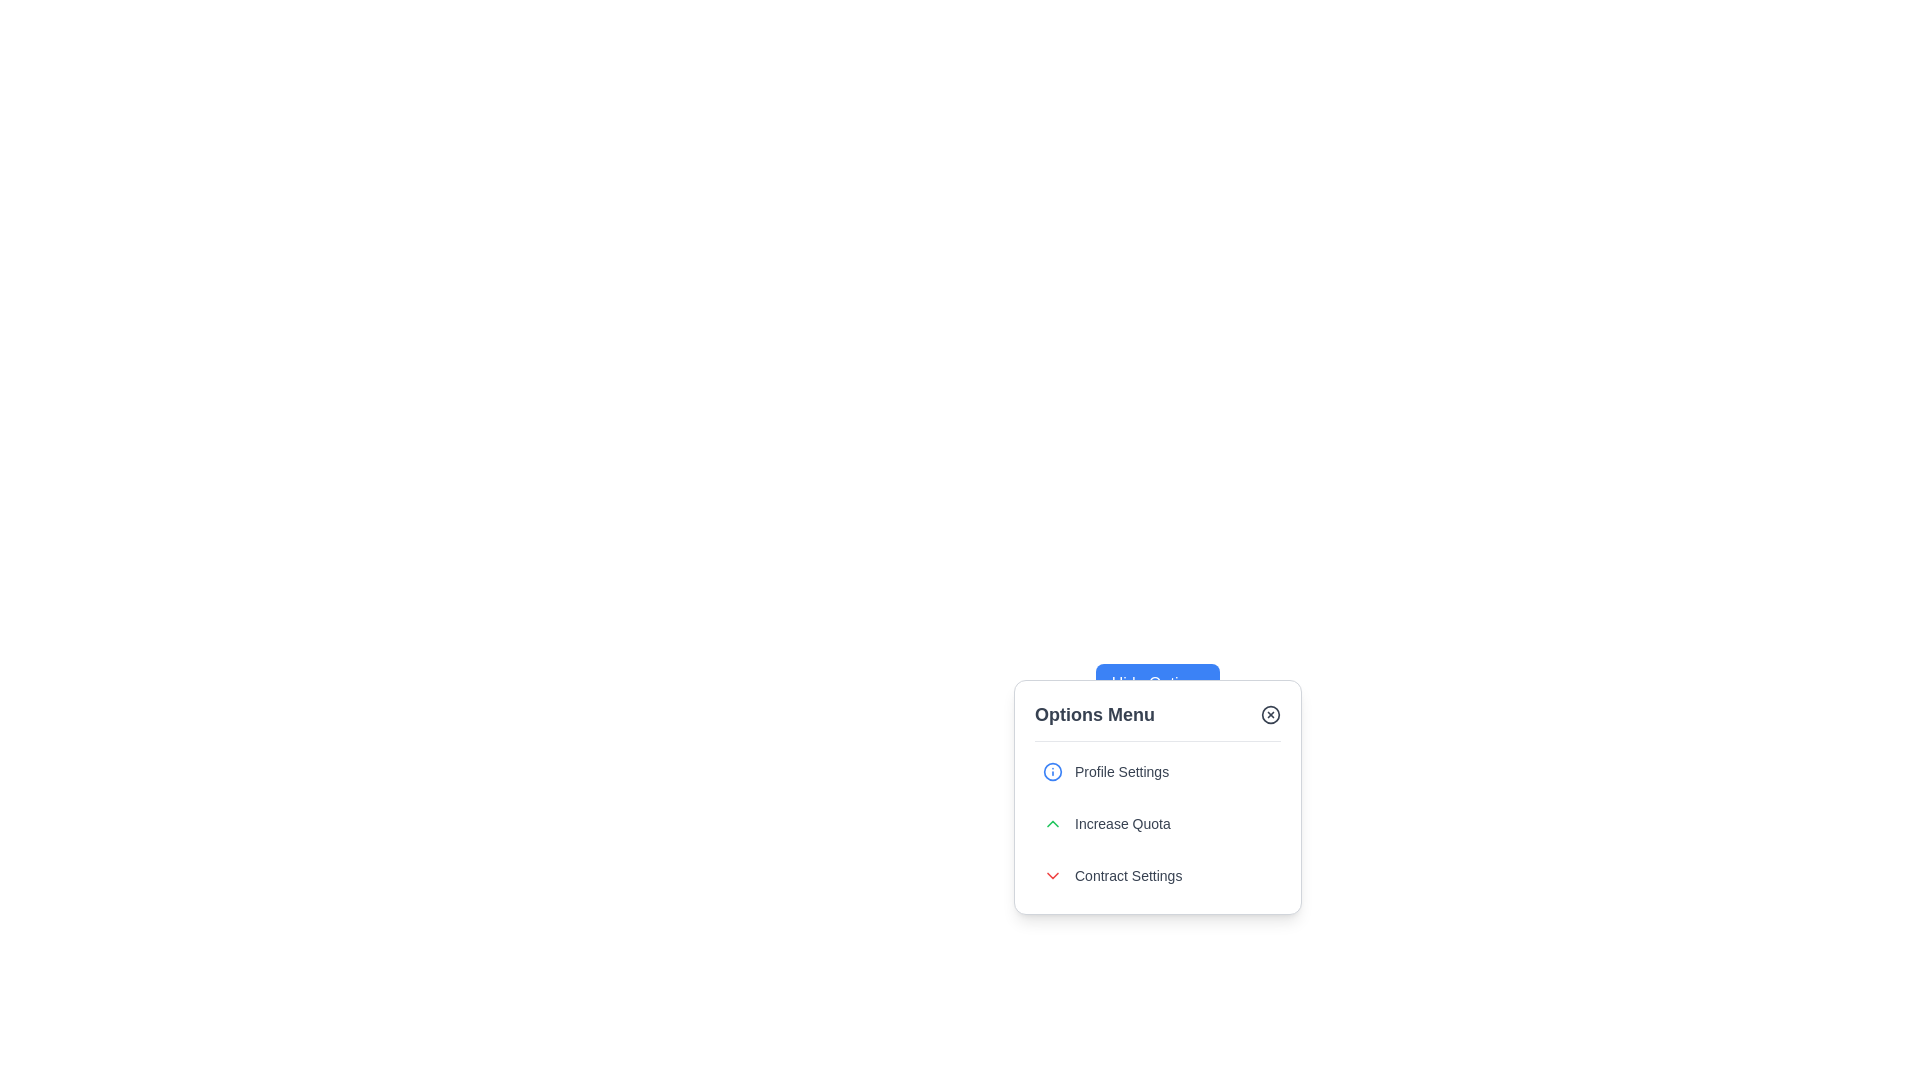 This screenshot has width=1920, height=1080. What do you see at coordinates (1051, 824) in the screenshot?
I see `the small green chevron icon pointing upwards, located to the left of the 'Increase Quota' text in the 'Options Menu' interface` at bounding box center [1051, 824].